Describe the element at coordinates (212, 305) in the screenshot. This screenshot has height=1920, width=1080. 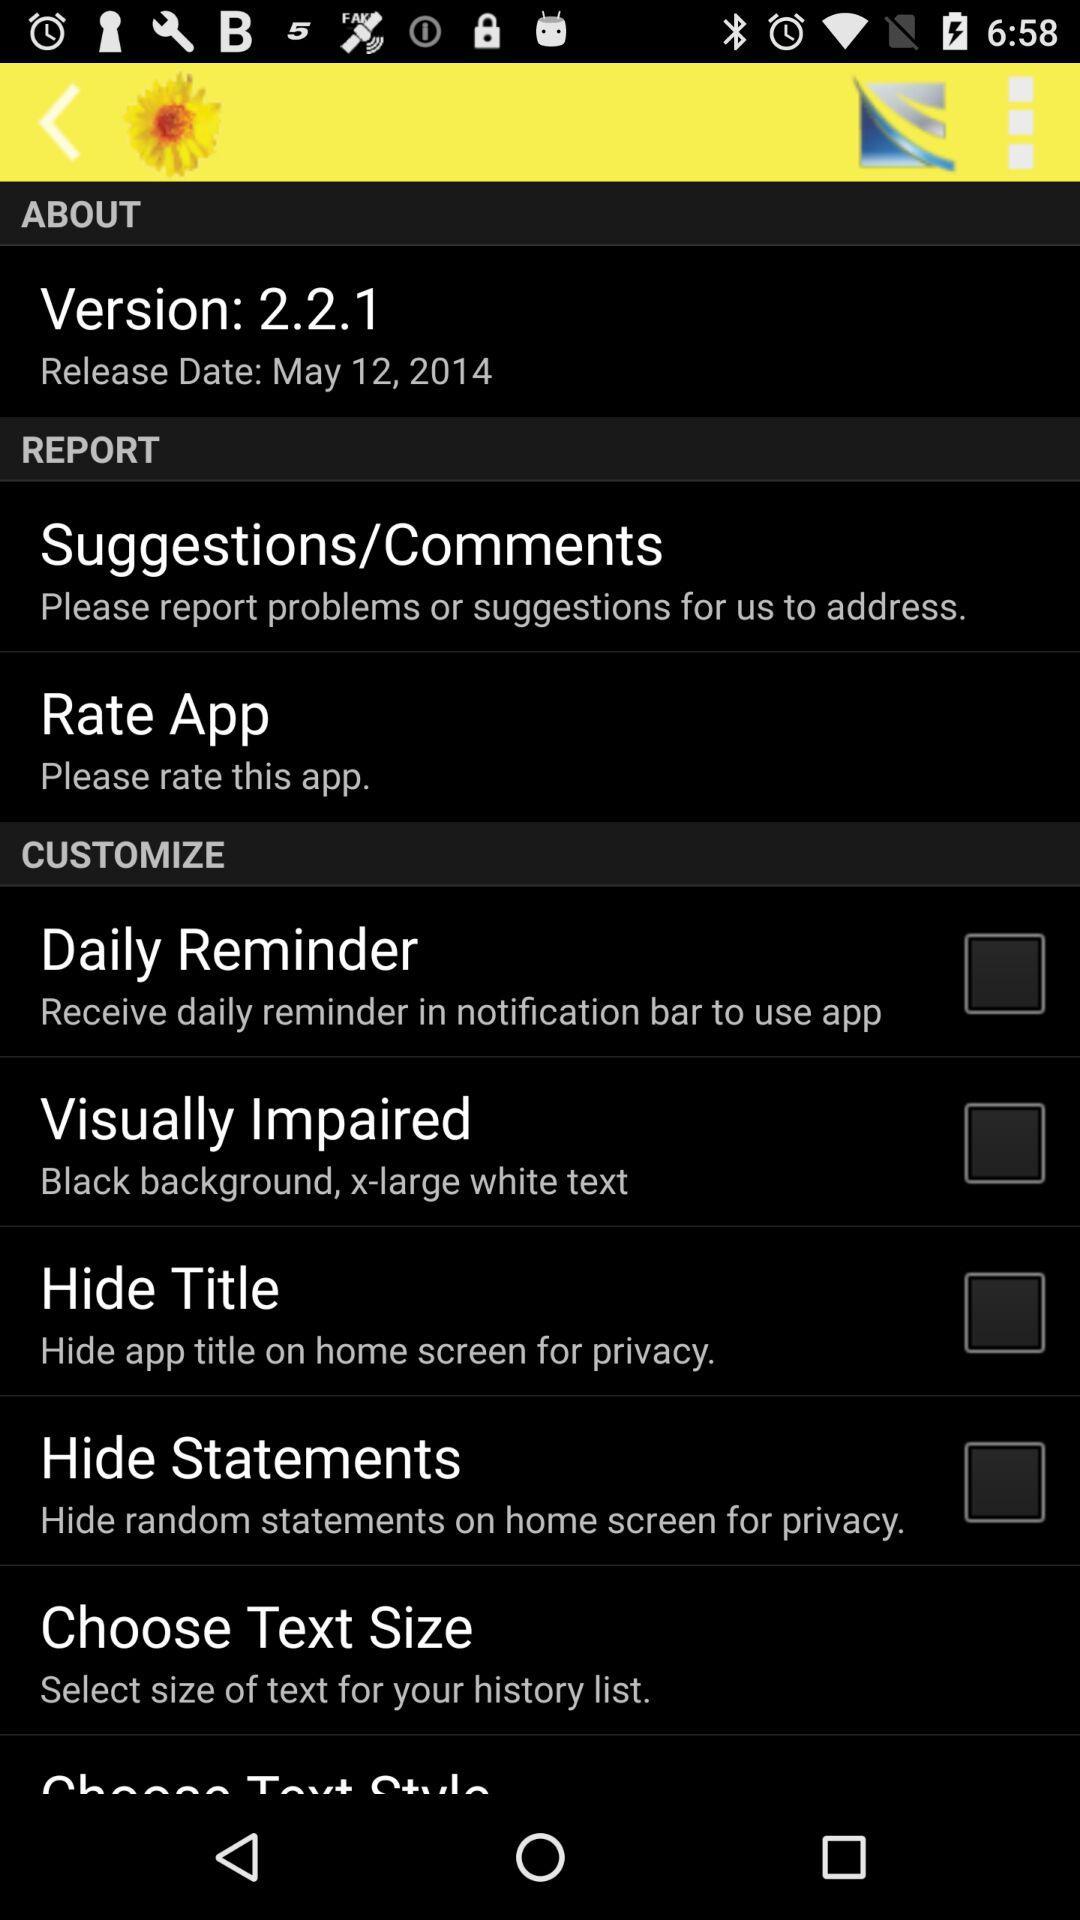
I see `version 2 2 icon` at that location.